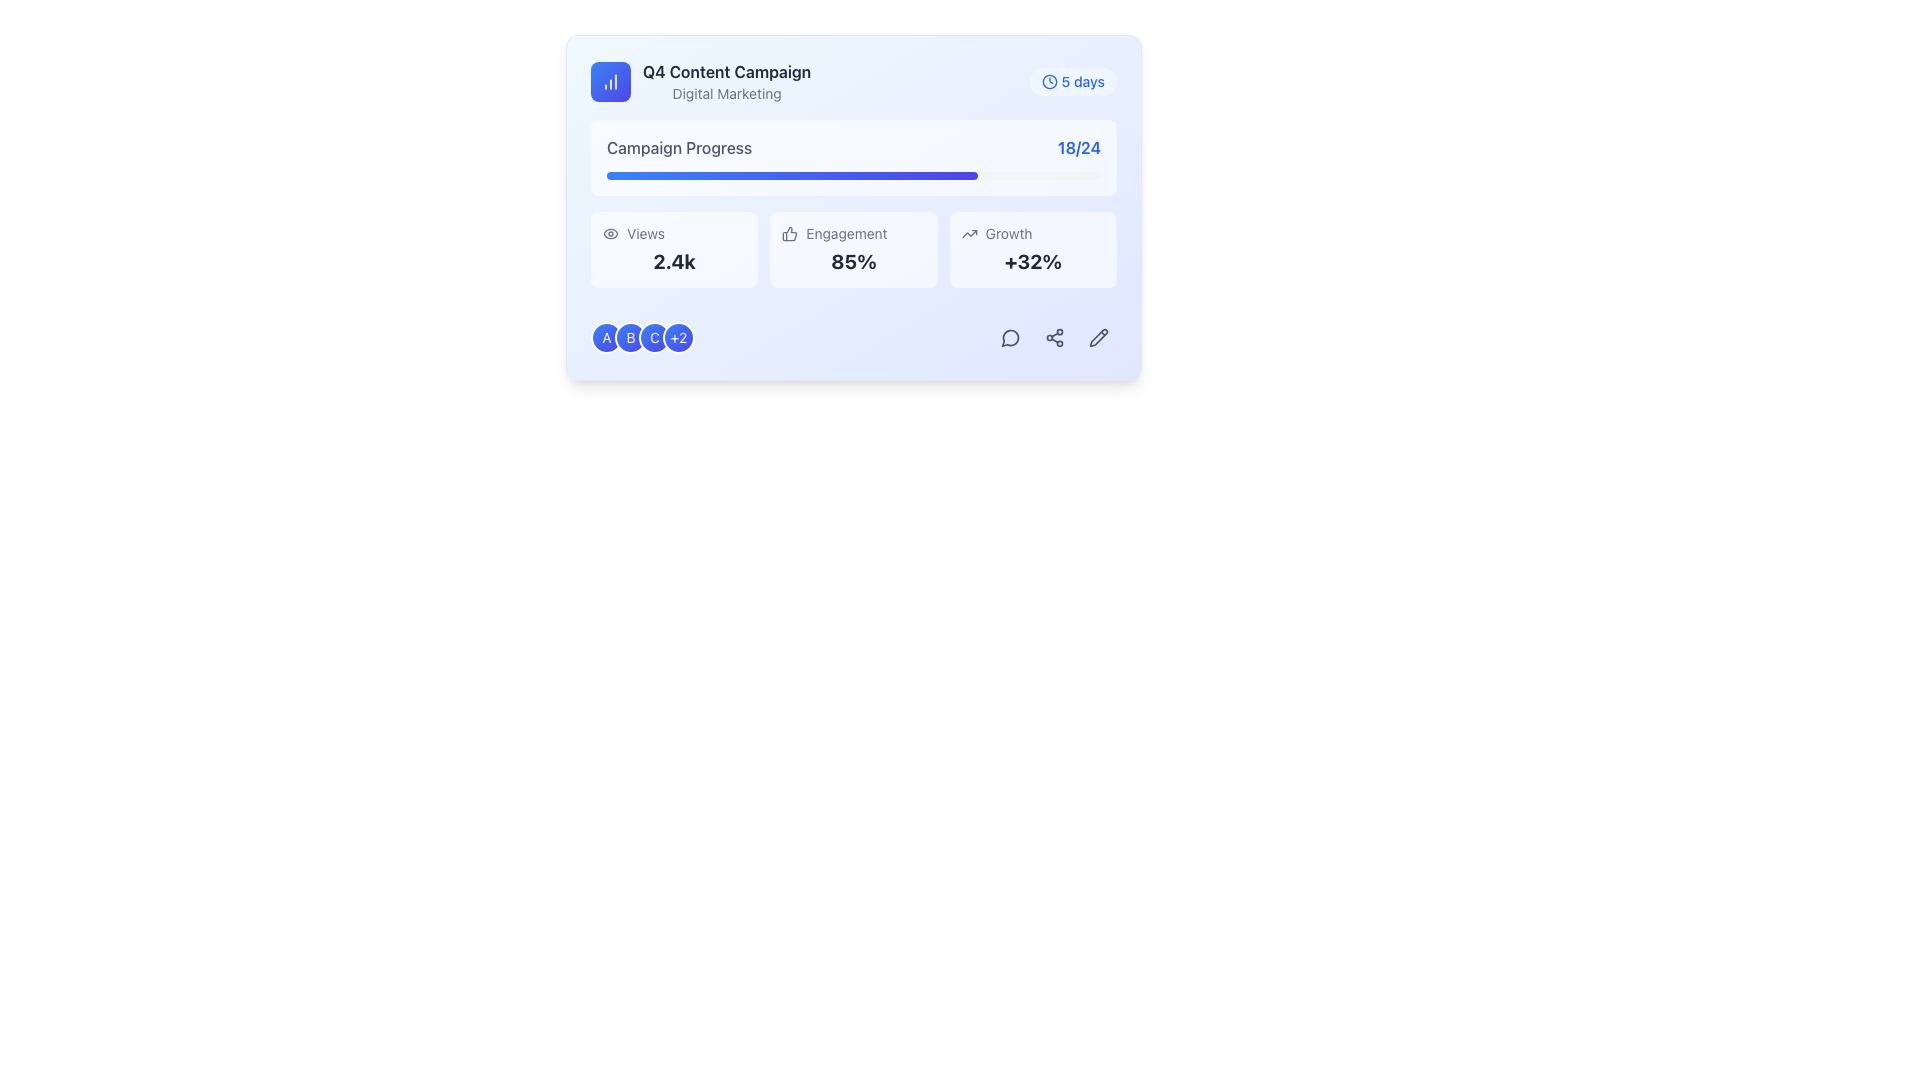  Describe the element at coordinates (605, 337) in the screenshot. I see `the first circular badge in the sequence located at the bottom-left corner of the card, which represents the individual item or user labeled 'A'` at that location.